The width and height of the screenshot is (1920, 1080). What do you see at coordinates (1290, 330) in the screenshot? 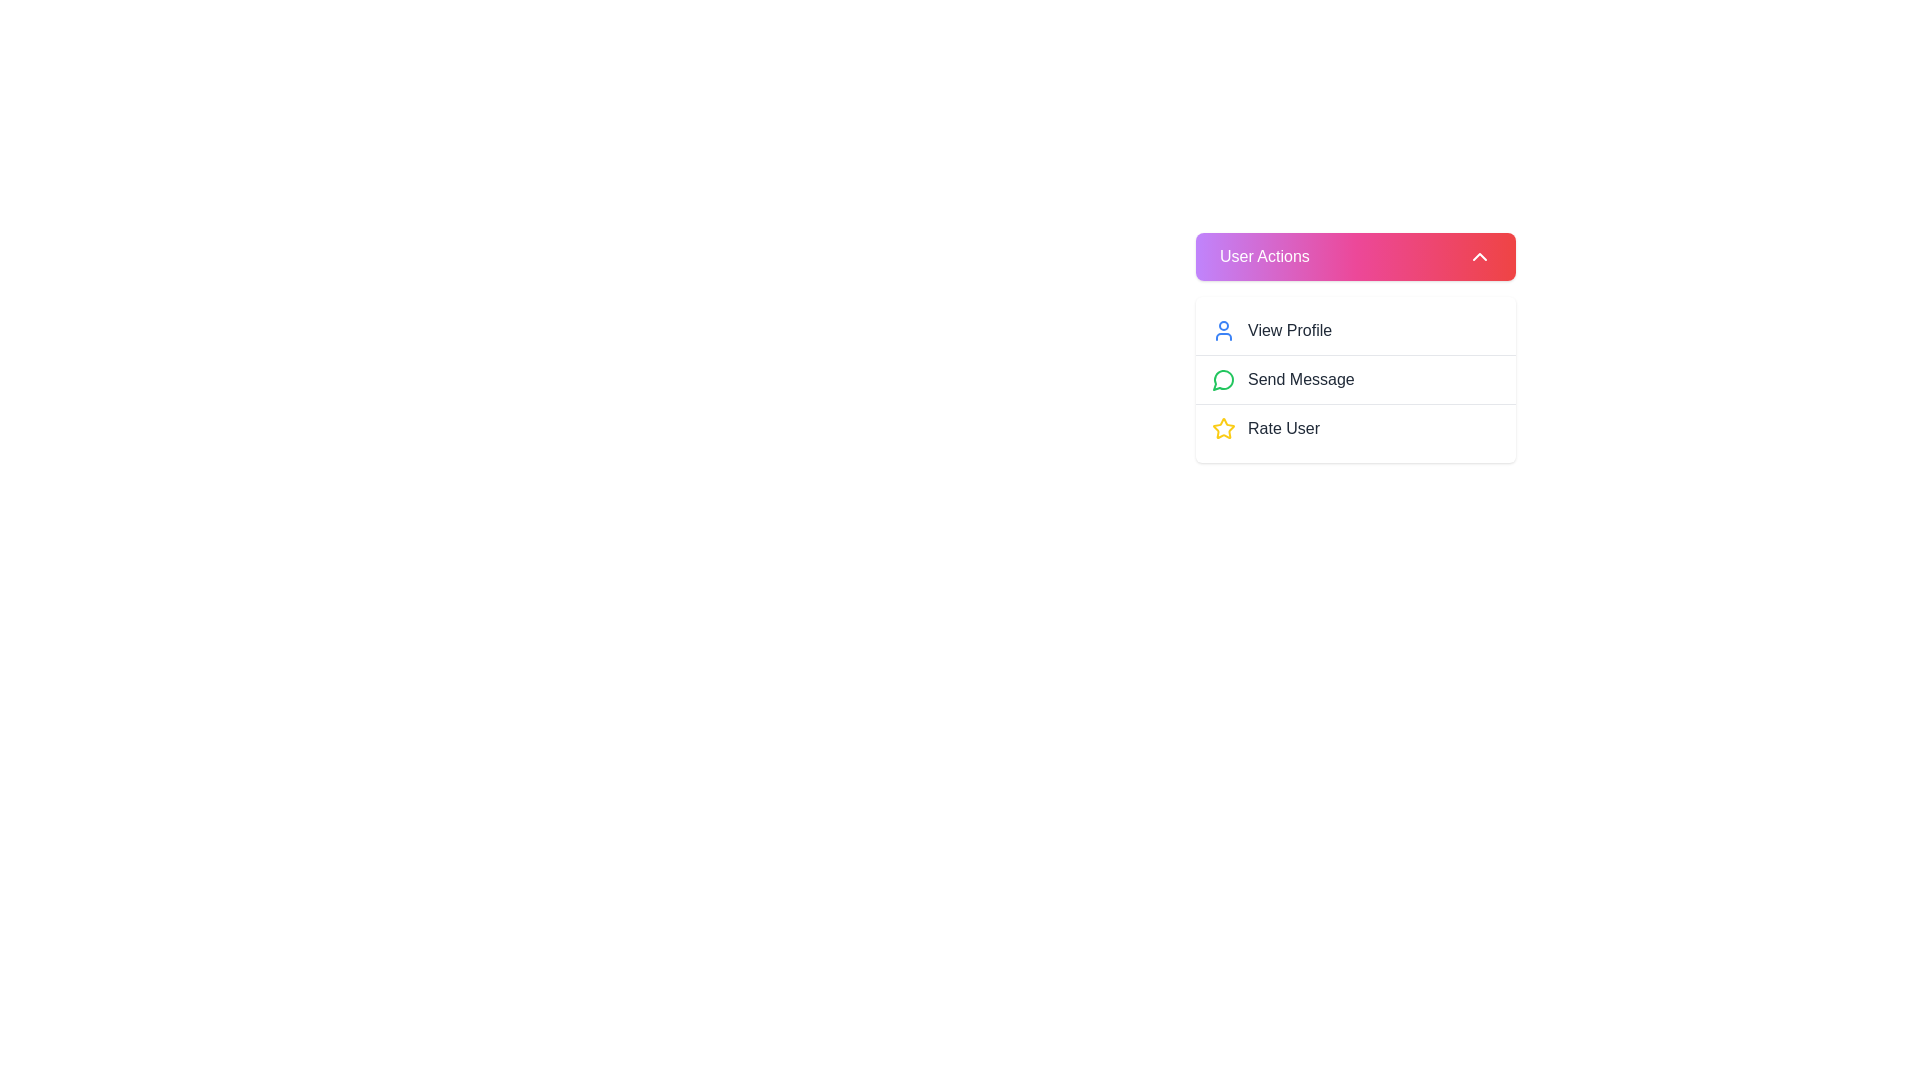
I see `the 'View Profile' text link located in the second row under 'User Actions'` at bounding box center [1290, 330].